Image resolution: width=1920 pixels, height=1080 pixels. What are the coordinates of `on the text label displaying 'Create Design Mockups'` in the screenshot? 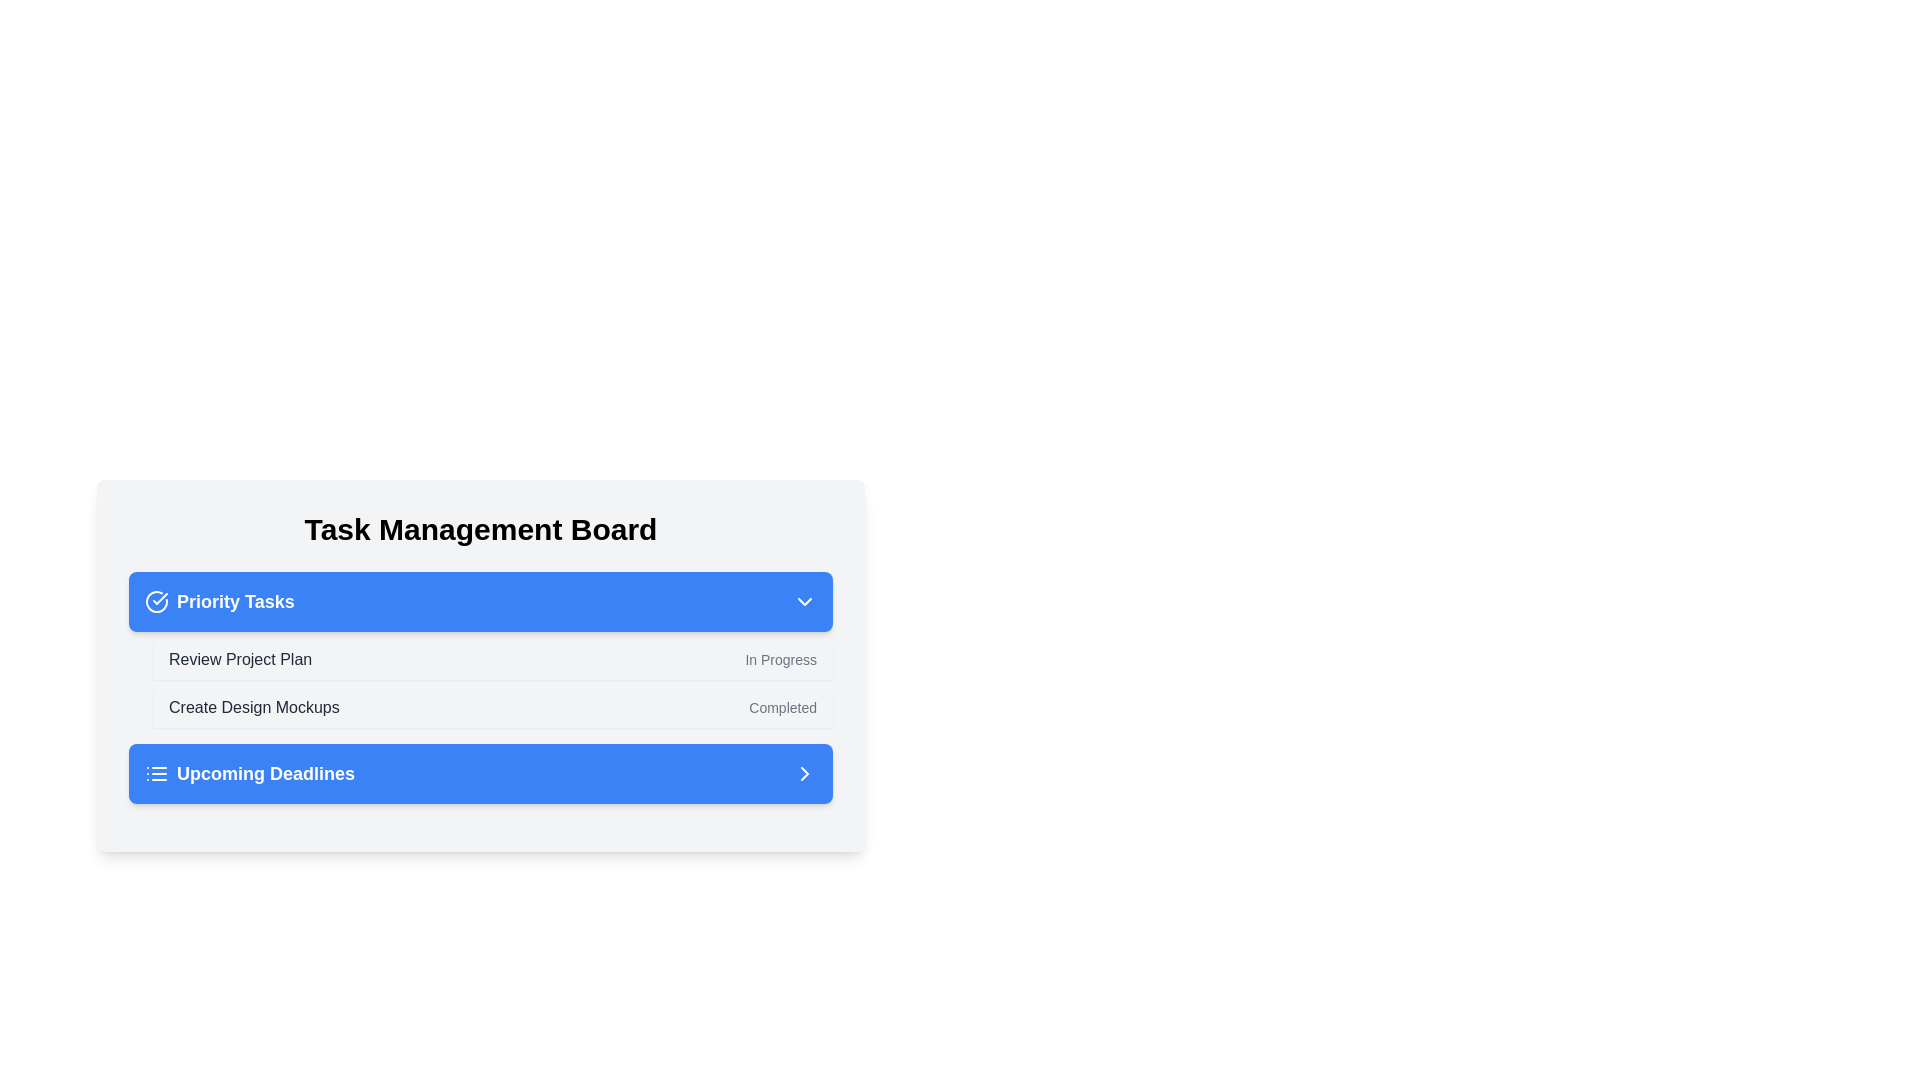 It's located at (253, 707).